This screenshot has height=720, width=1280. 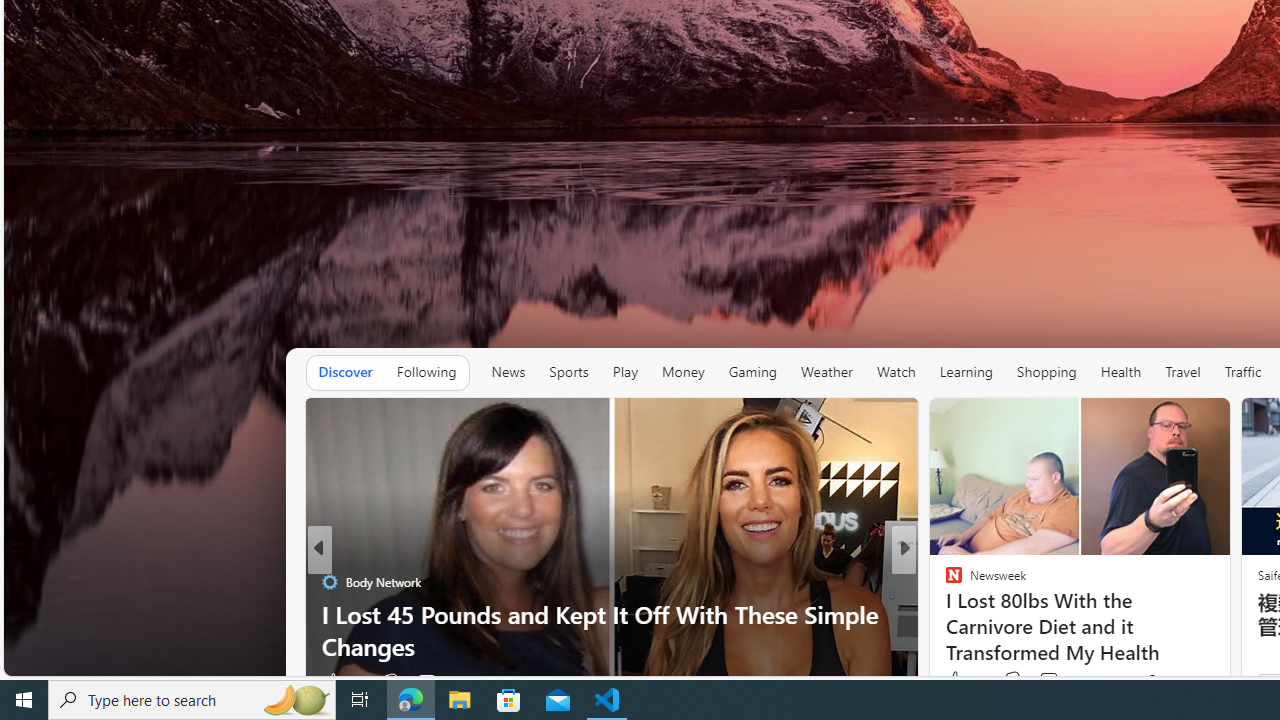 What do you see at coordinates (751, 372) in the screenshot?
I see `'Gaming'` at bounding box center [751, 372].